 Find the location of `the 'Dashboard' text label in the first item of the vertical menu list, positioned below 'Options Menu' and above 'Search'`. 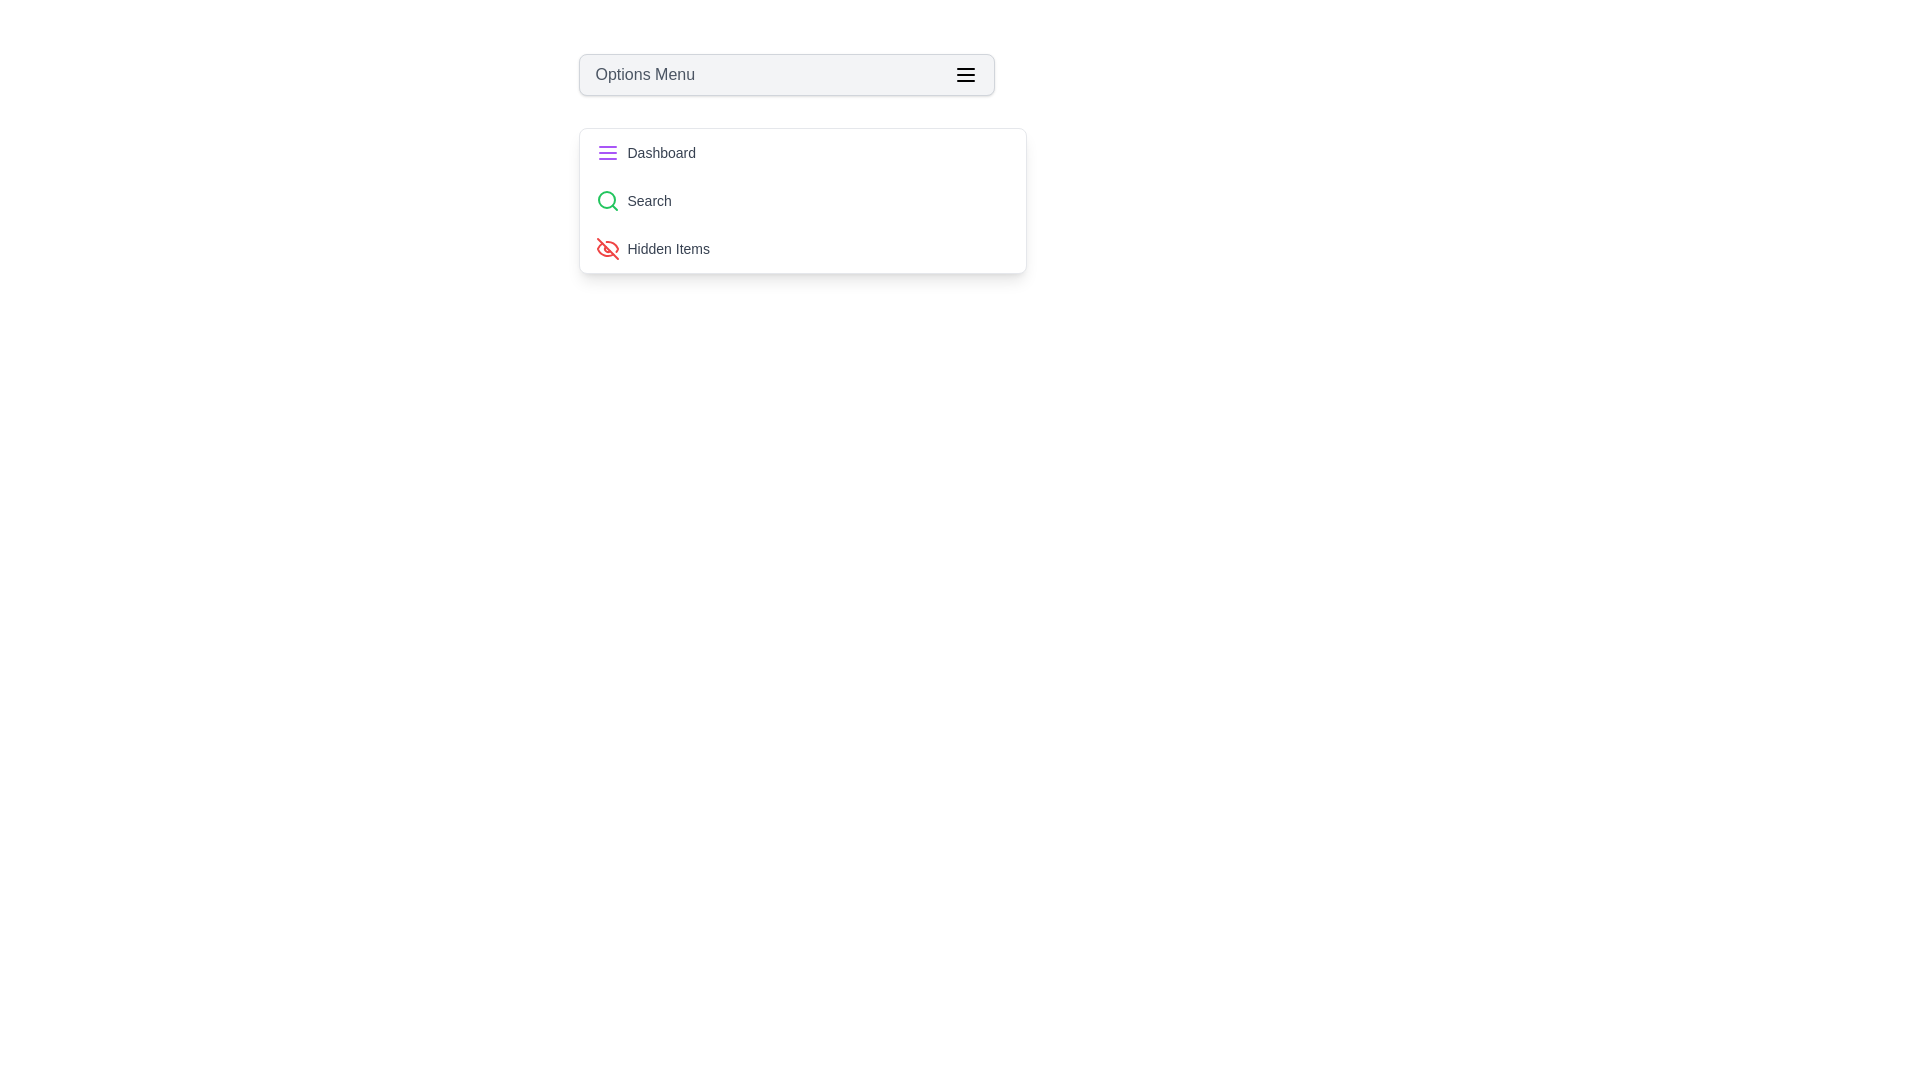

the 'Dashboard' text label in the first item of the vertical menu list, positioned below 'Options Menu' and above 'Search' is located at coordinates (661, 152).